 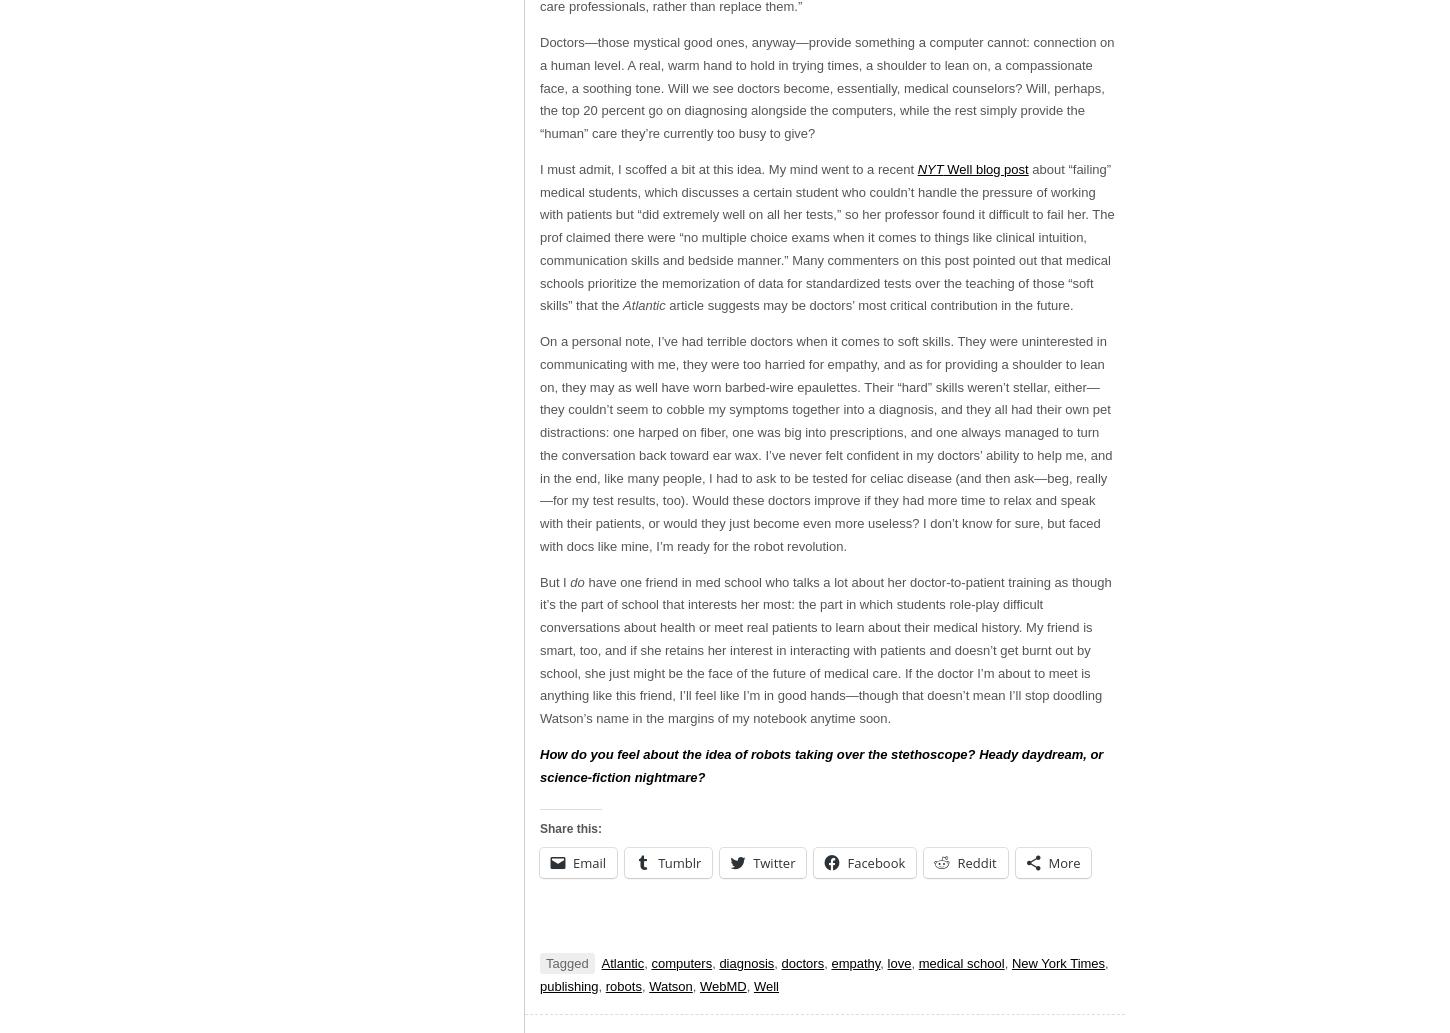 What do you see at coordinates (573, 861) in the screenshot?
I see `'Email'` at bounding box center [573, 861].